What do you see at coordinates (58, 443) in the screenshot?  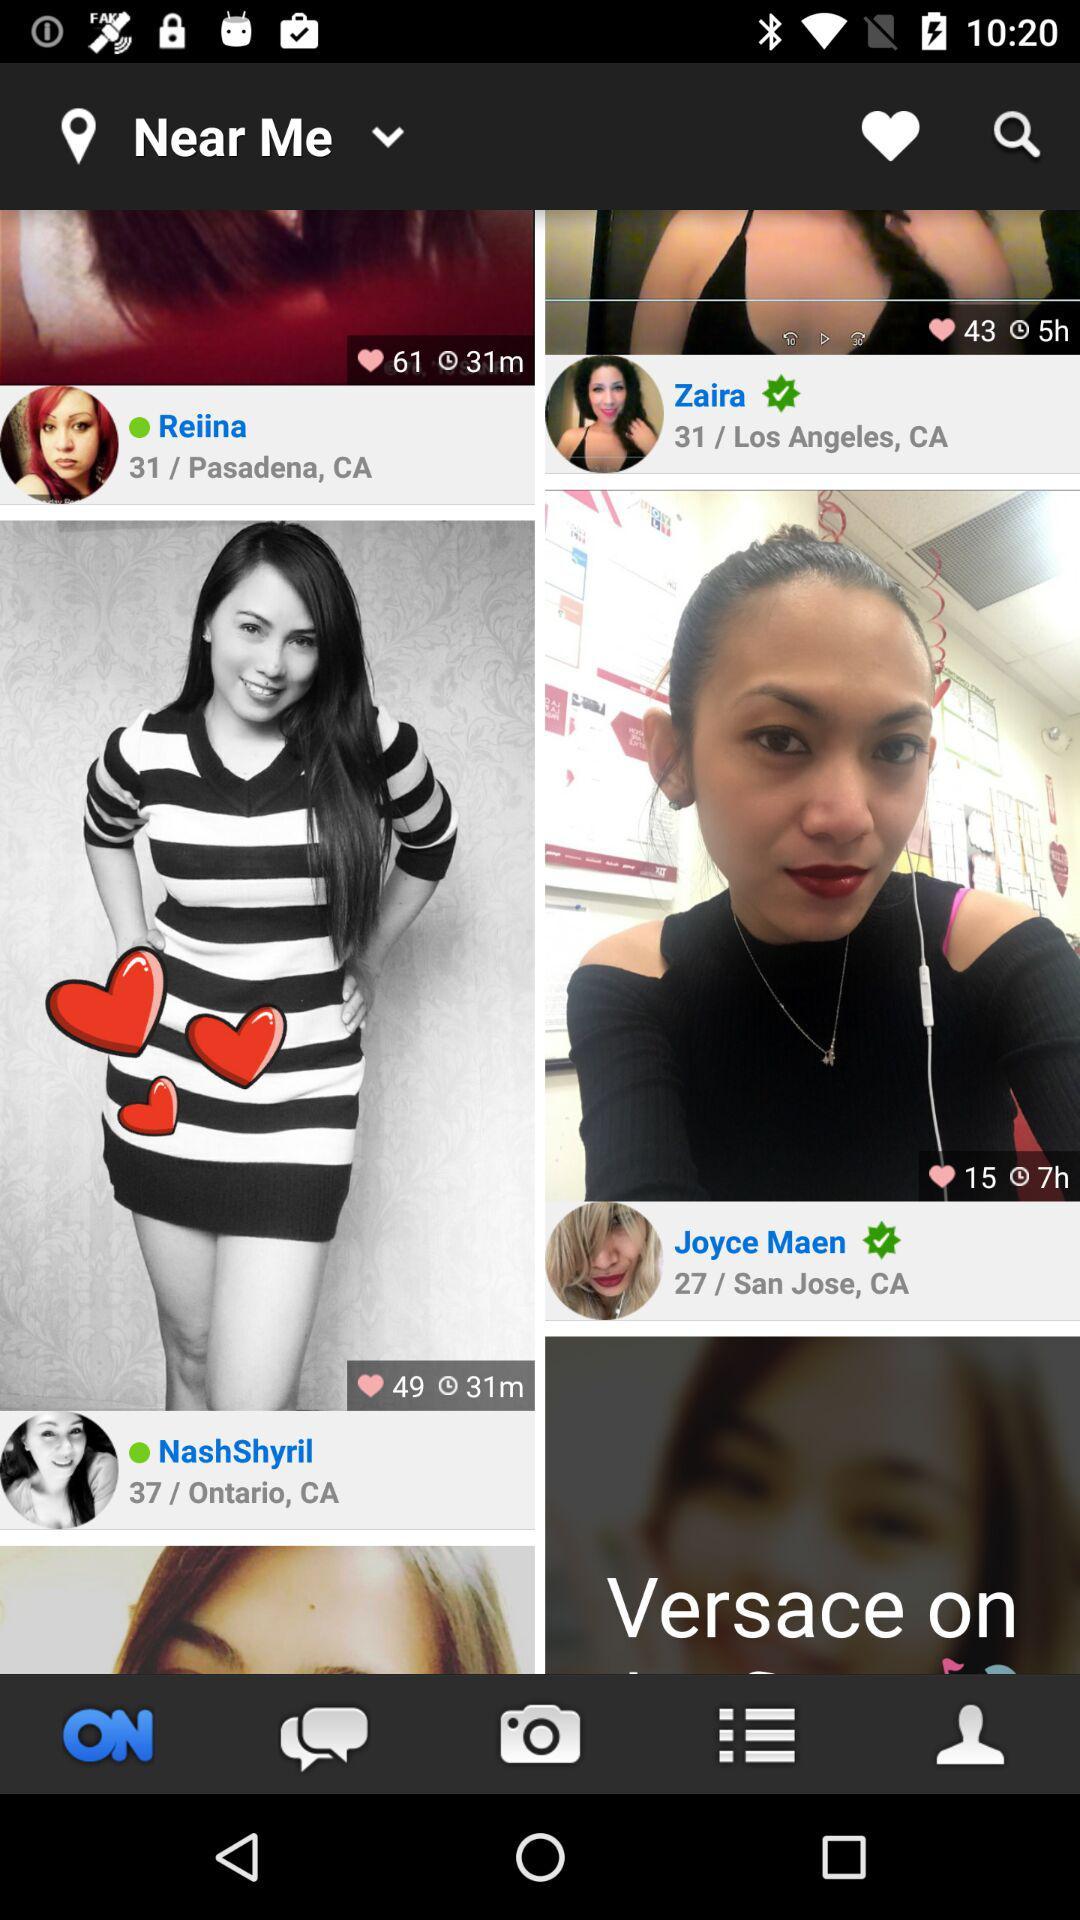 I see `profile` at bounding box center [58, 443].